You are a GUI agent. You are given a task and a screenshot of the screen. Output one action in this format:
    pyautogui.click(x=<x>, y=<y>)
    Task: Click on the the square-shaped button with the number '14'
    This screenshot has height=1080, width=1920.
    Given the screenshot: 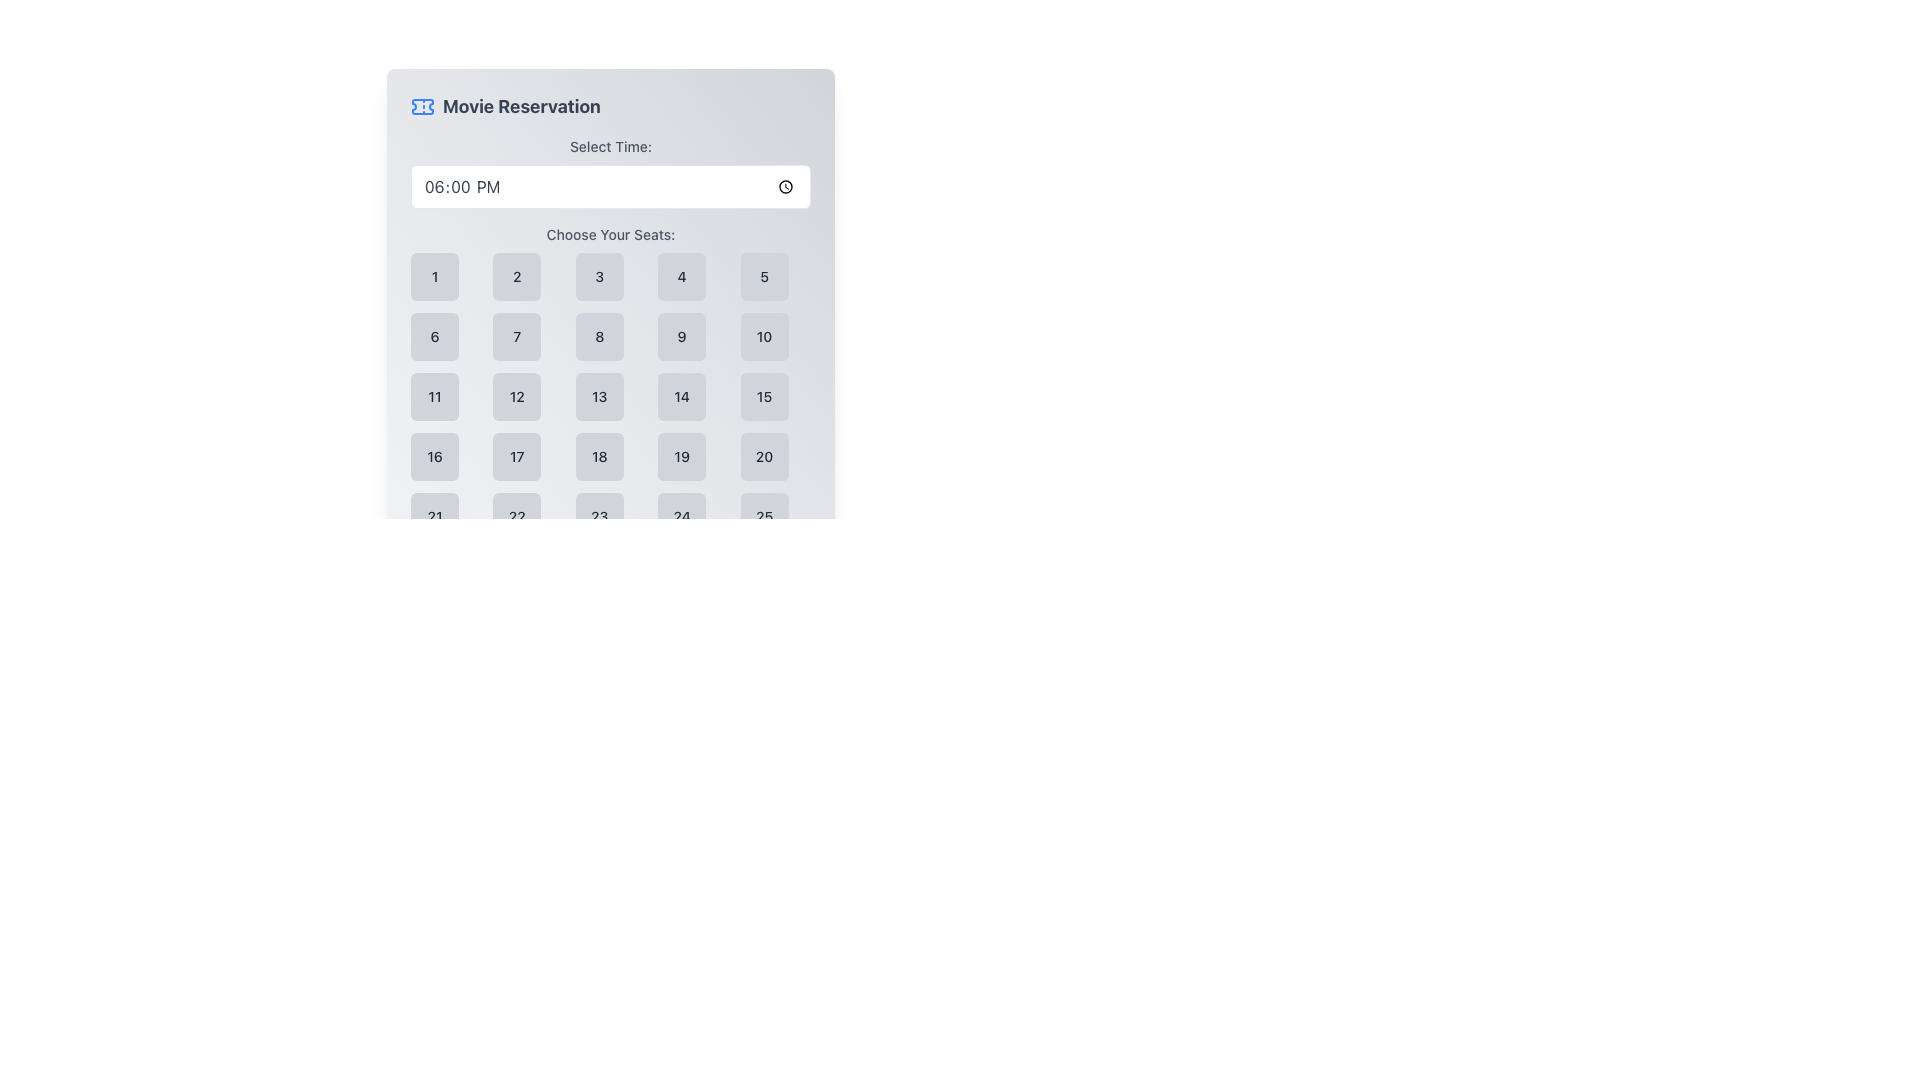 What is the action you would take?
    pyautogui.click(x=682, y=397)
    